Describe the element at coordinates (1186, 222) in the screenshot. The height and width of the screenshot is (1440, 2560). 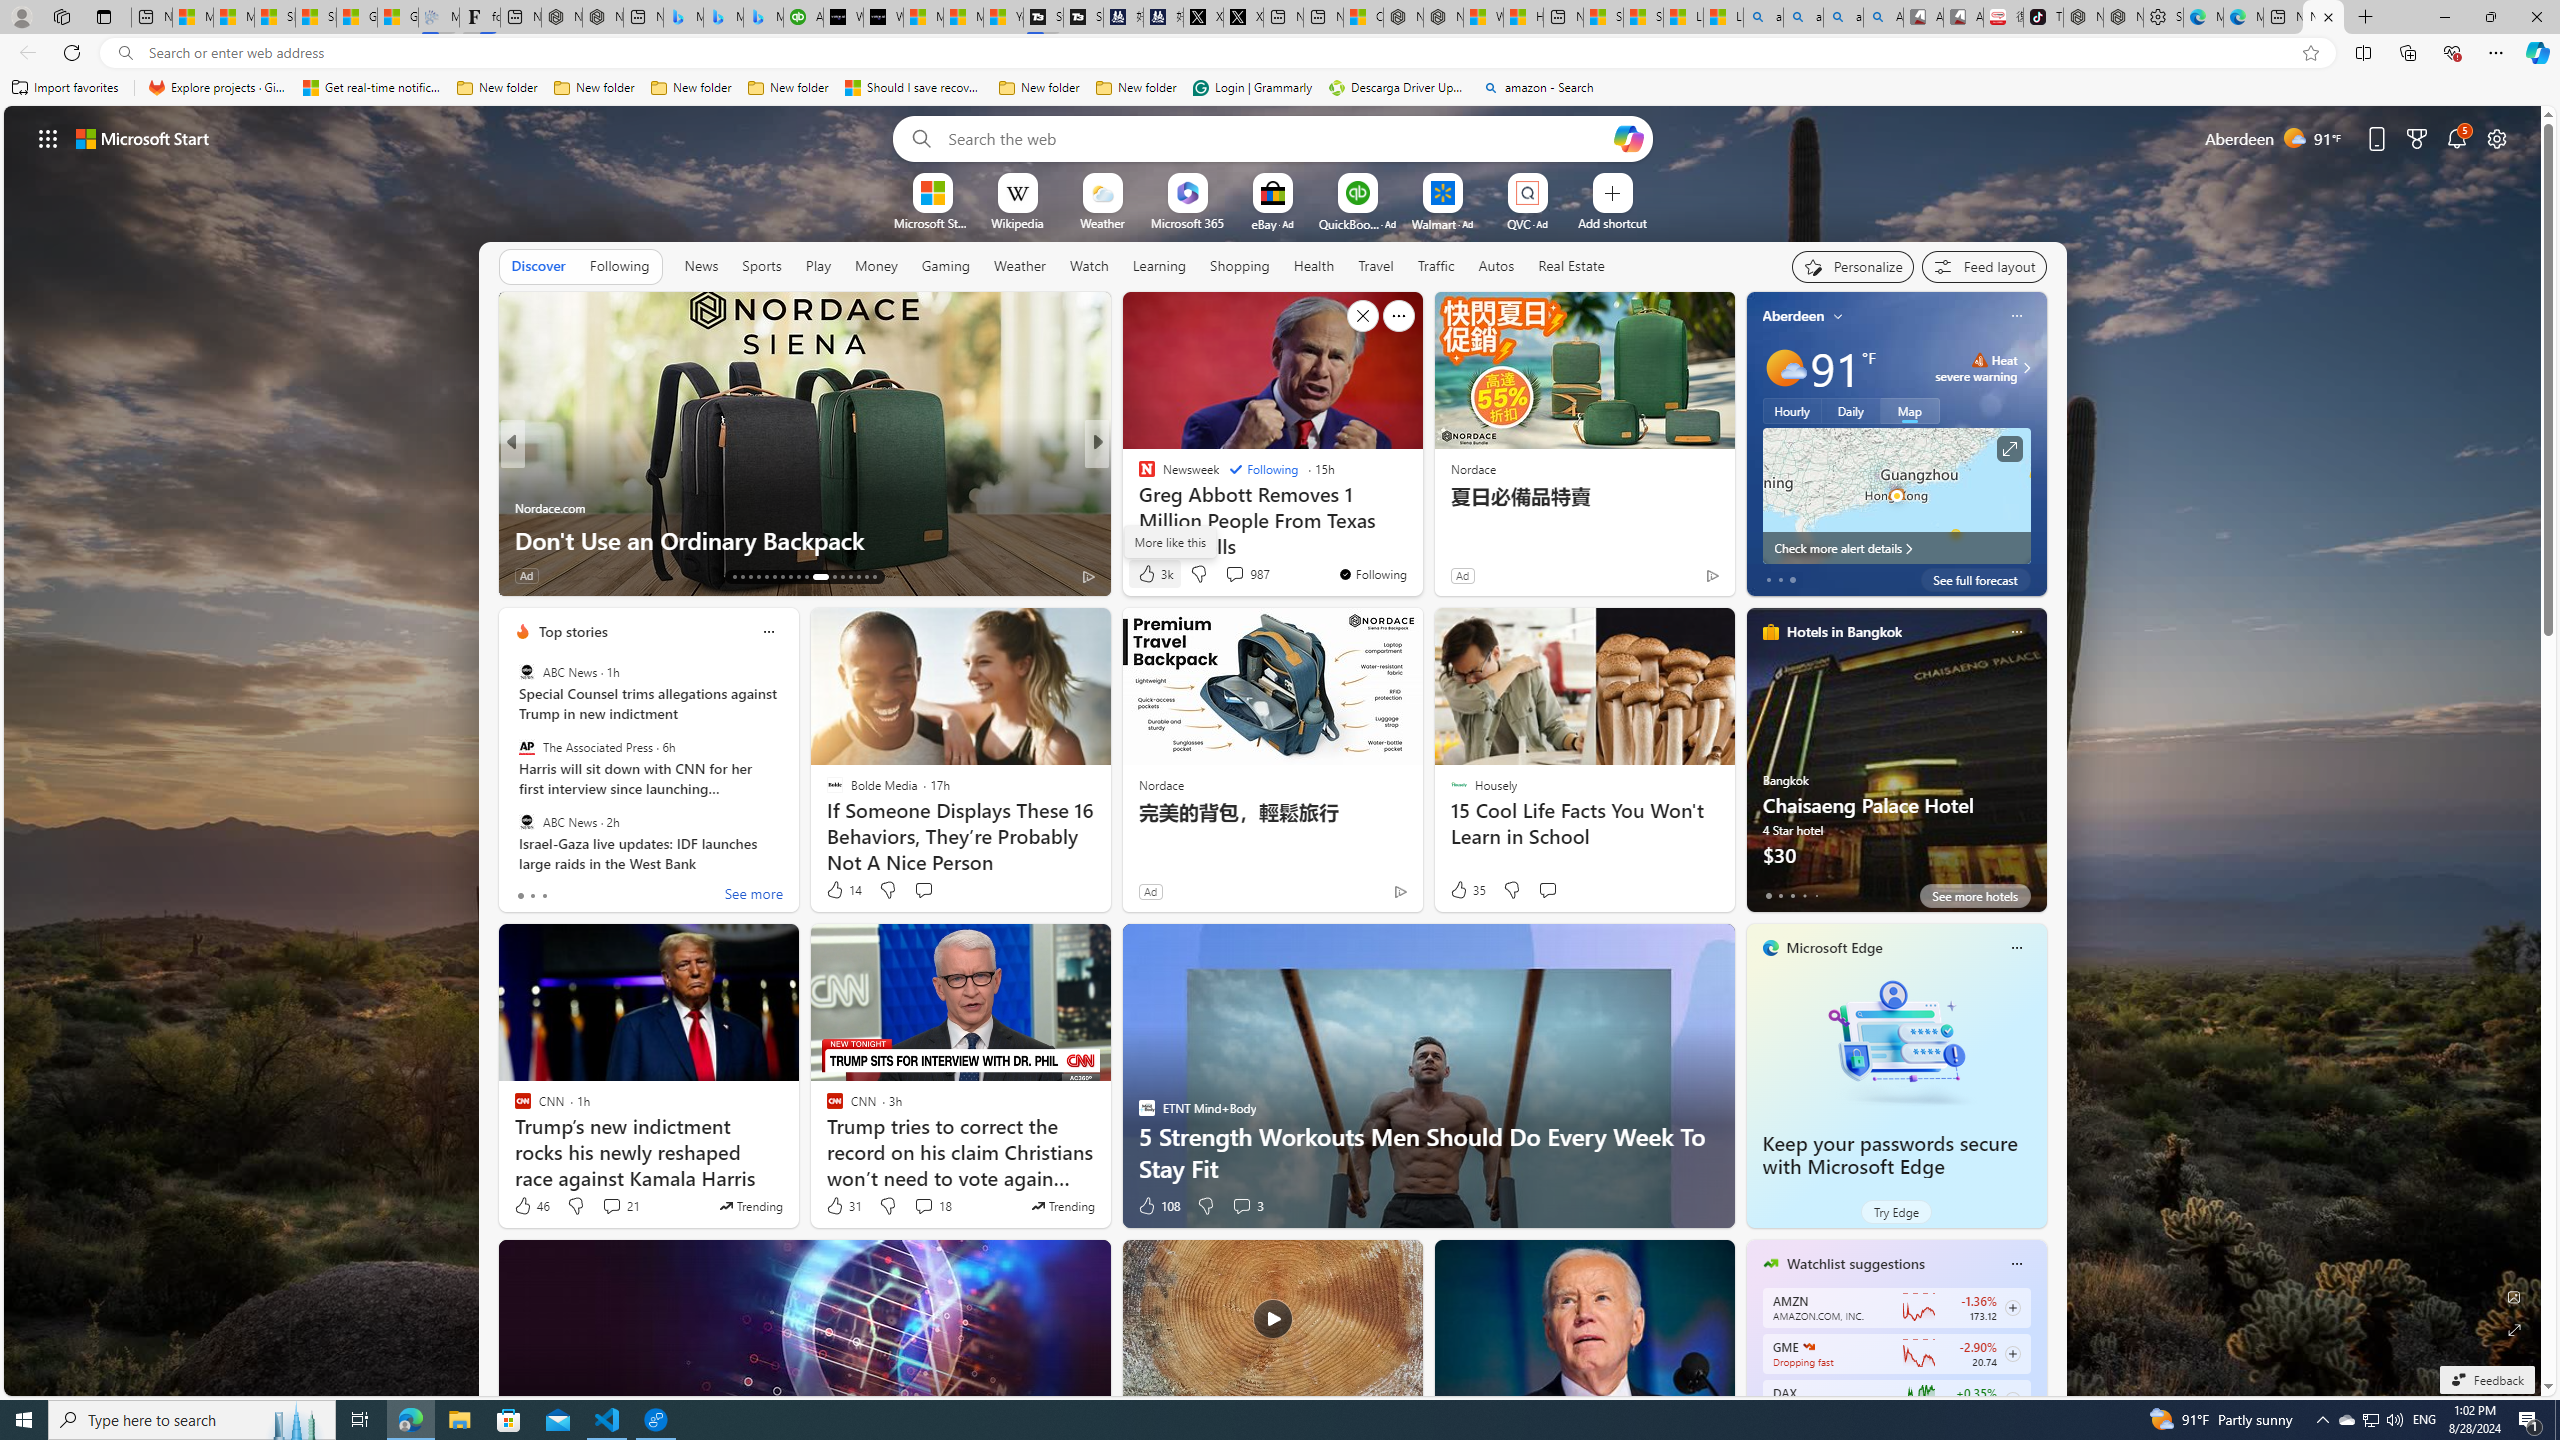
I see `'Microsoft 365'` at that location.